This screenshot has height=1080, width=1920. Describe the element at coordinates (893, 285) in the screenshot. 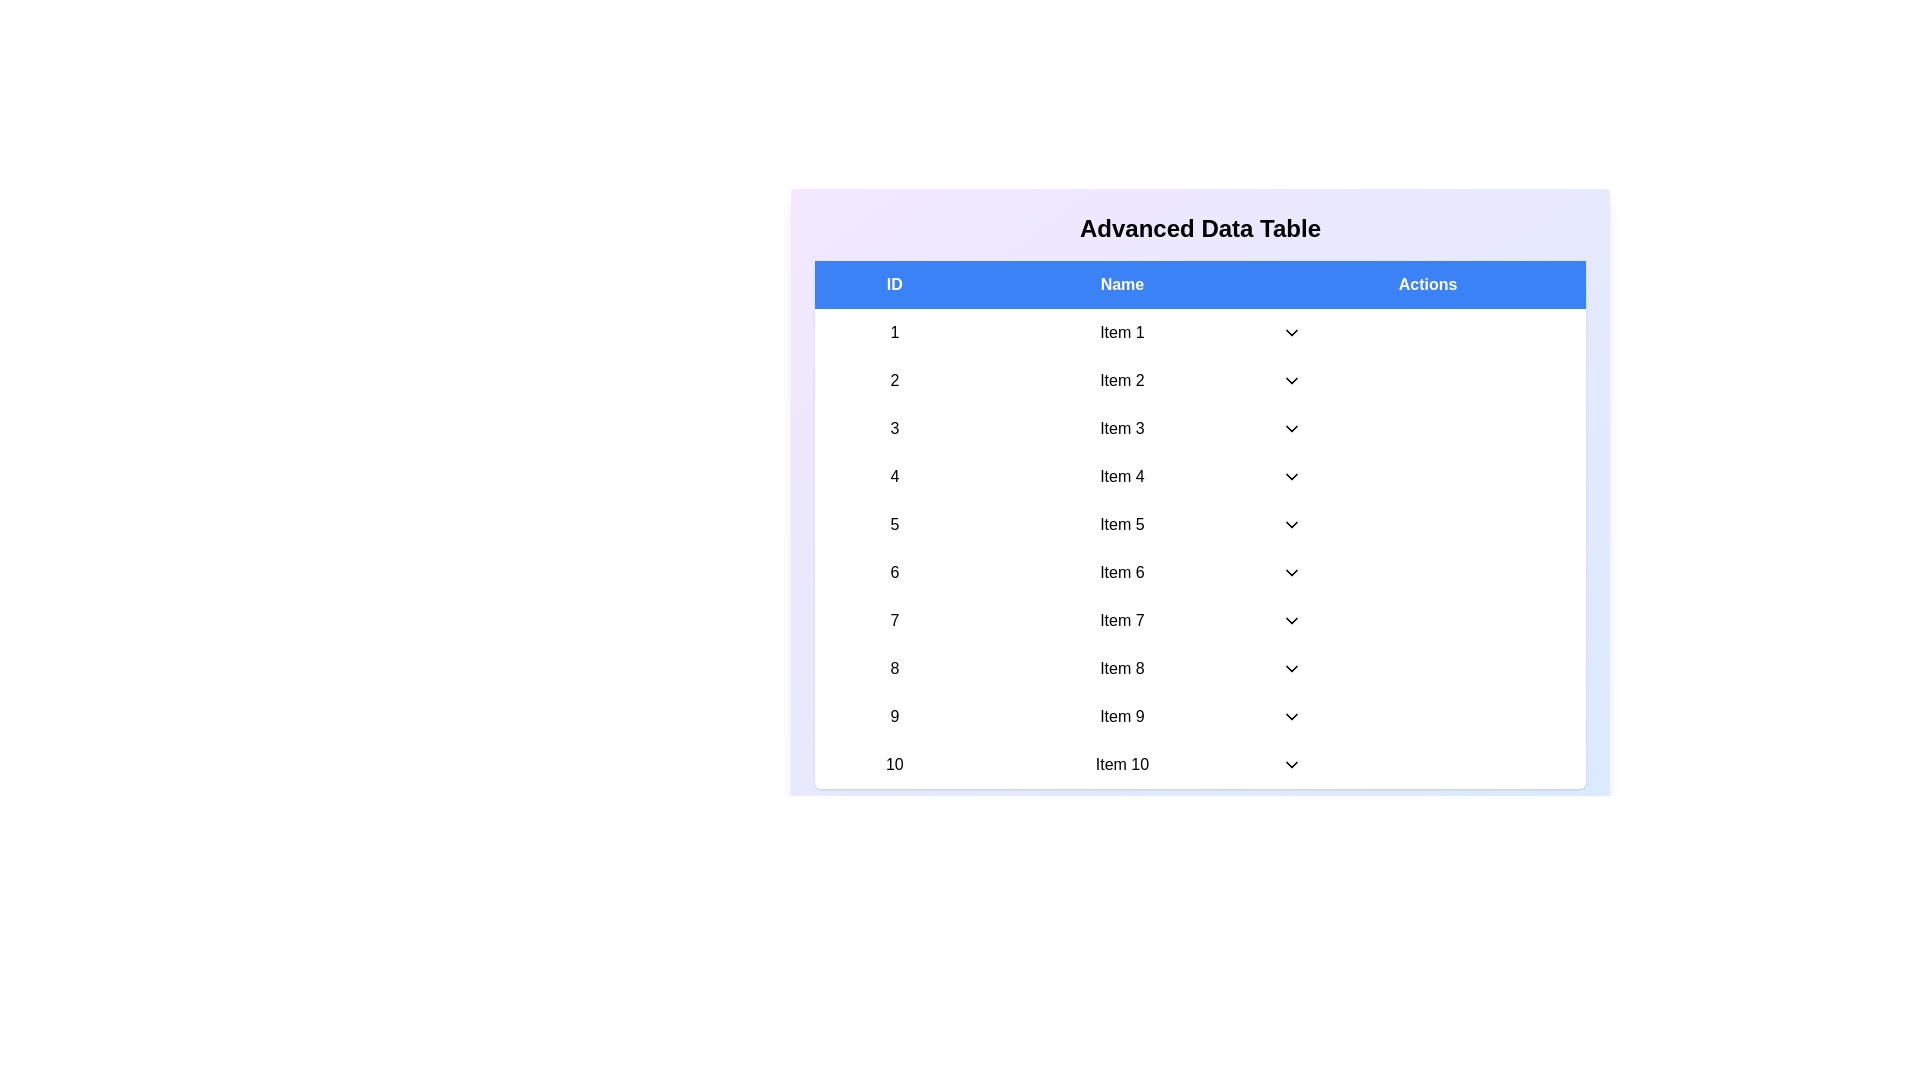

I see `the header ID in the table` at that location.